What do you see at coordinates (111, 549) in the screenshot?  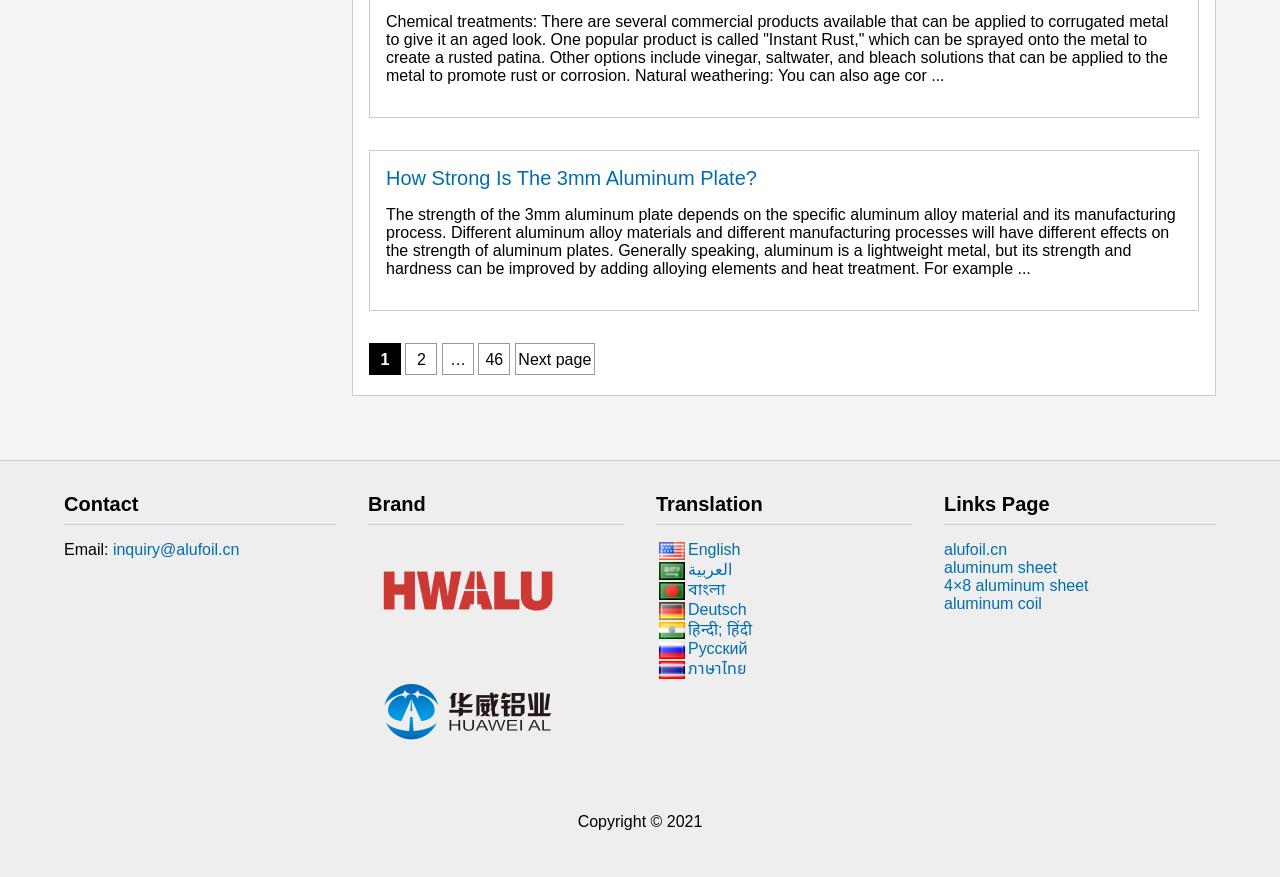 I see `'inquiry@alufoil.cn'` at bounding box center [111, 549].